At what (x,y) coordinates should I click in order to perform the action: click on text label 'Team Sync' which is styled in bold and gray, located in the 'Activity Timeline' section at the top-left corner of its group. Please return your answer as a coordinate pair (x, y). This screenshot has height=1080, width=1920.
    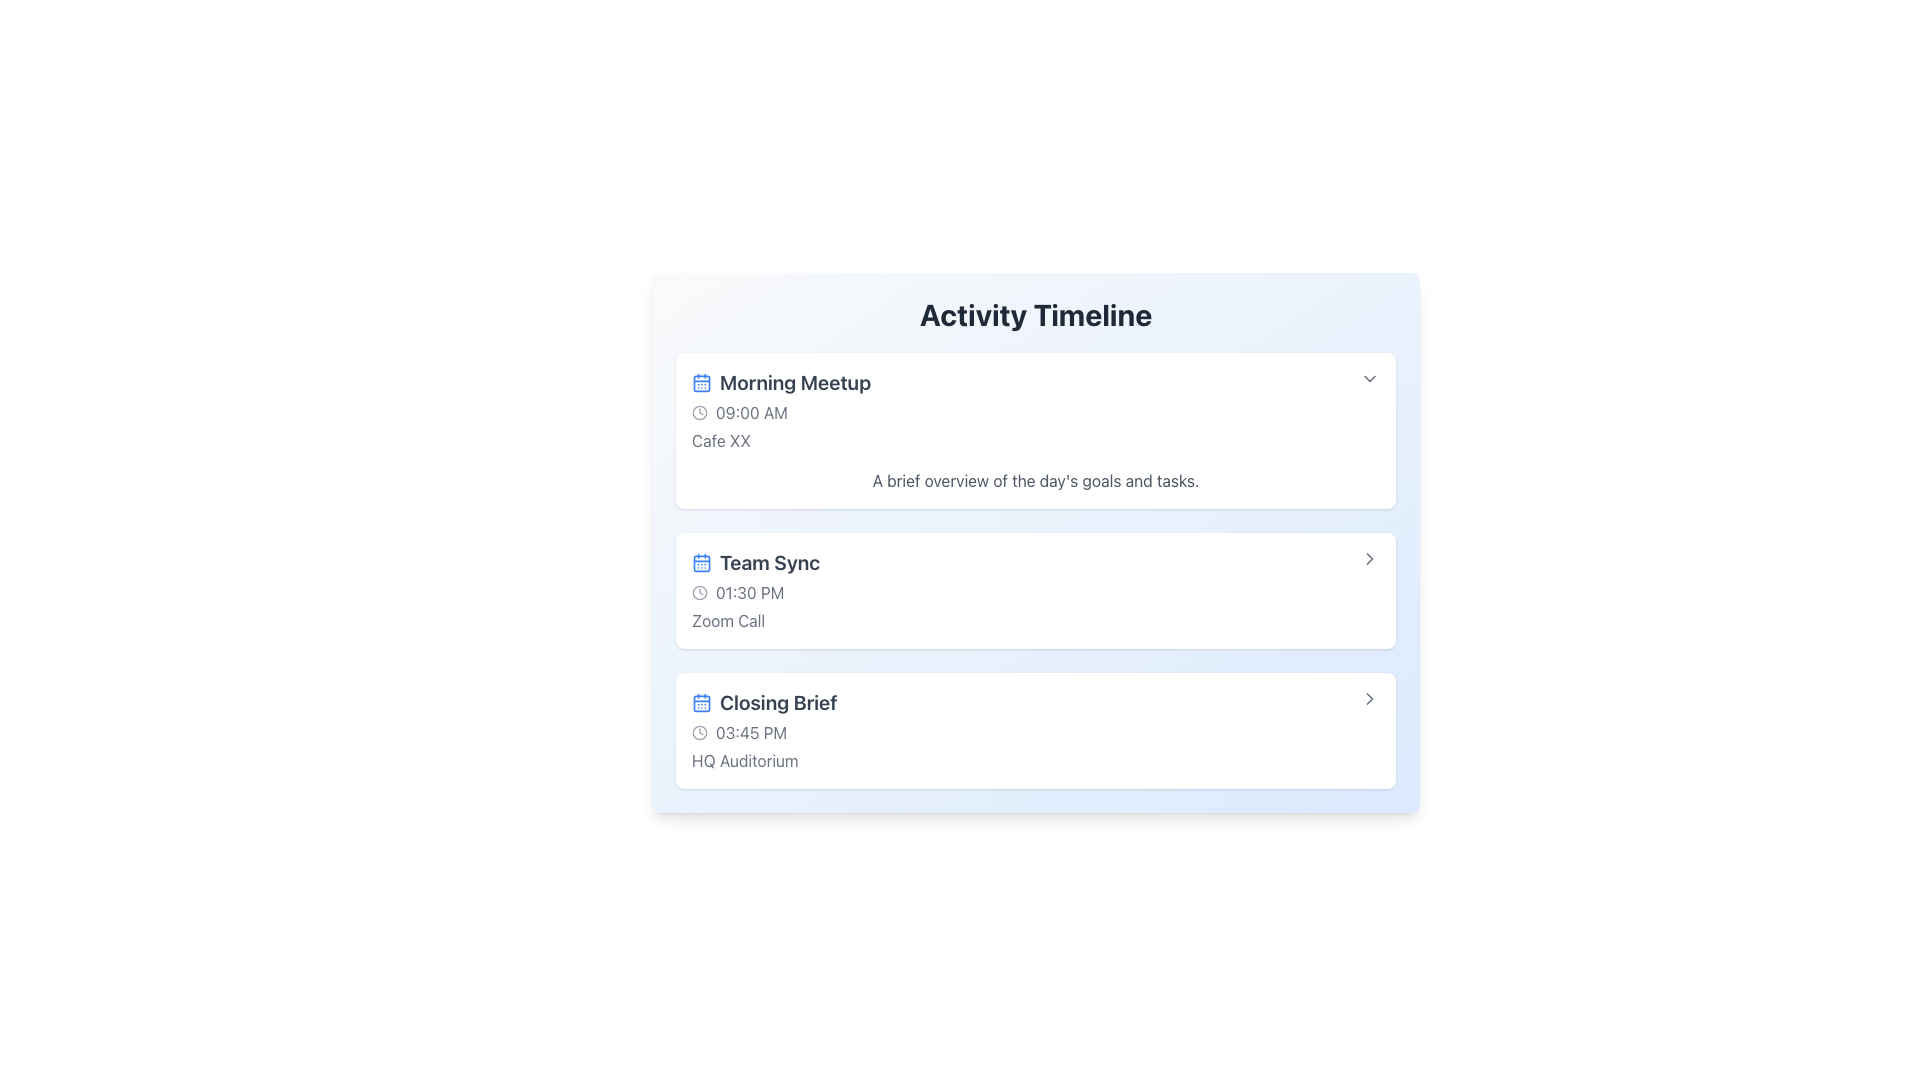
    Looking at the image, I should click on (755, 563).